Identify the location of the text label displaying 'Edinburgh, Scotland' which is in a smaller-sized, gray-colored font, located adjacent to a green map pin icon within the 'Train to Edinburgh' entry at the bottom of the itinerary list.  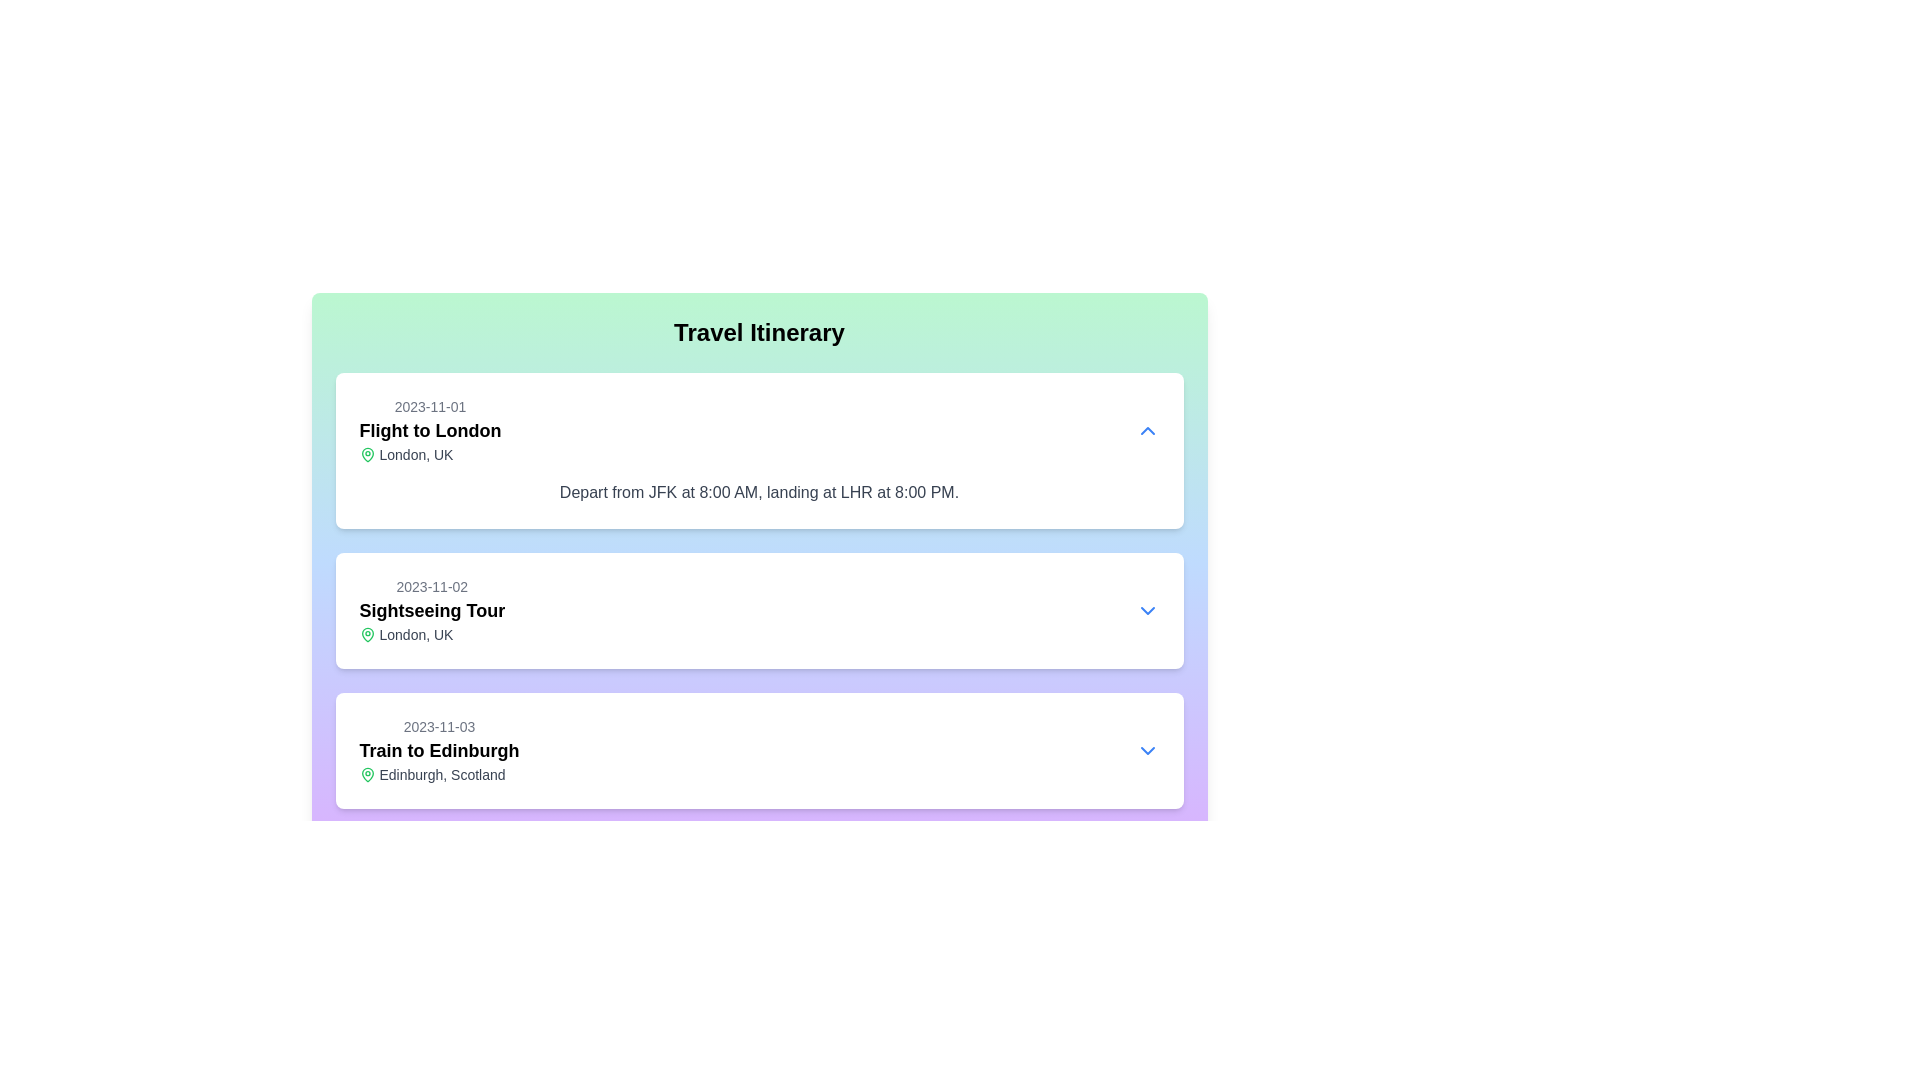
(441, 774).